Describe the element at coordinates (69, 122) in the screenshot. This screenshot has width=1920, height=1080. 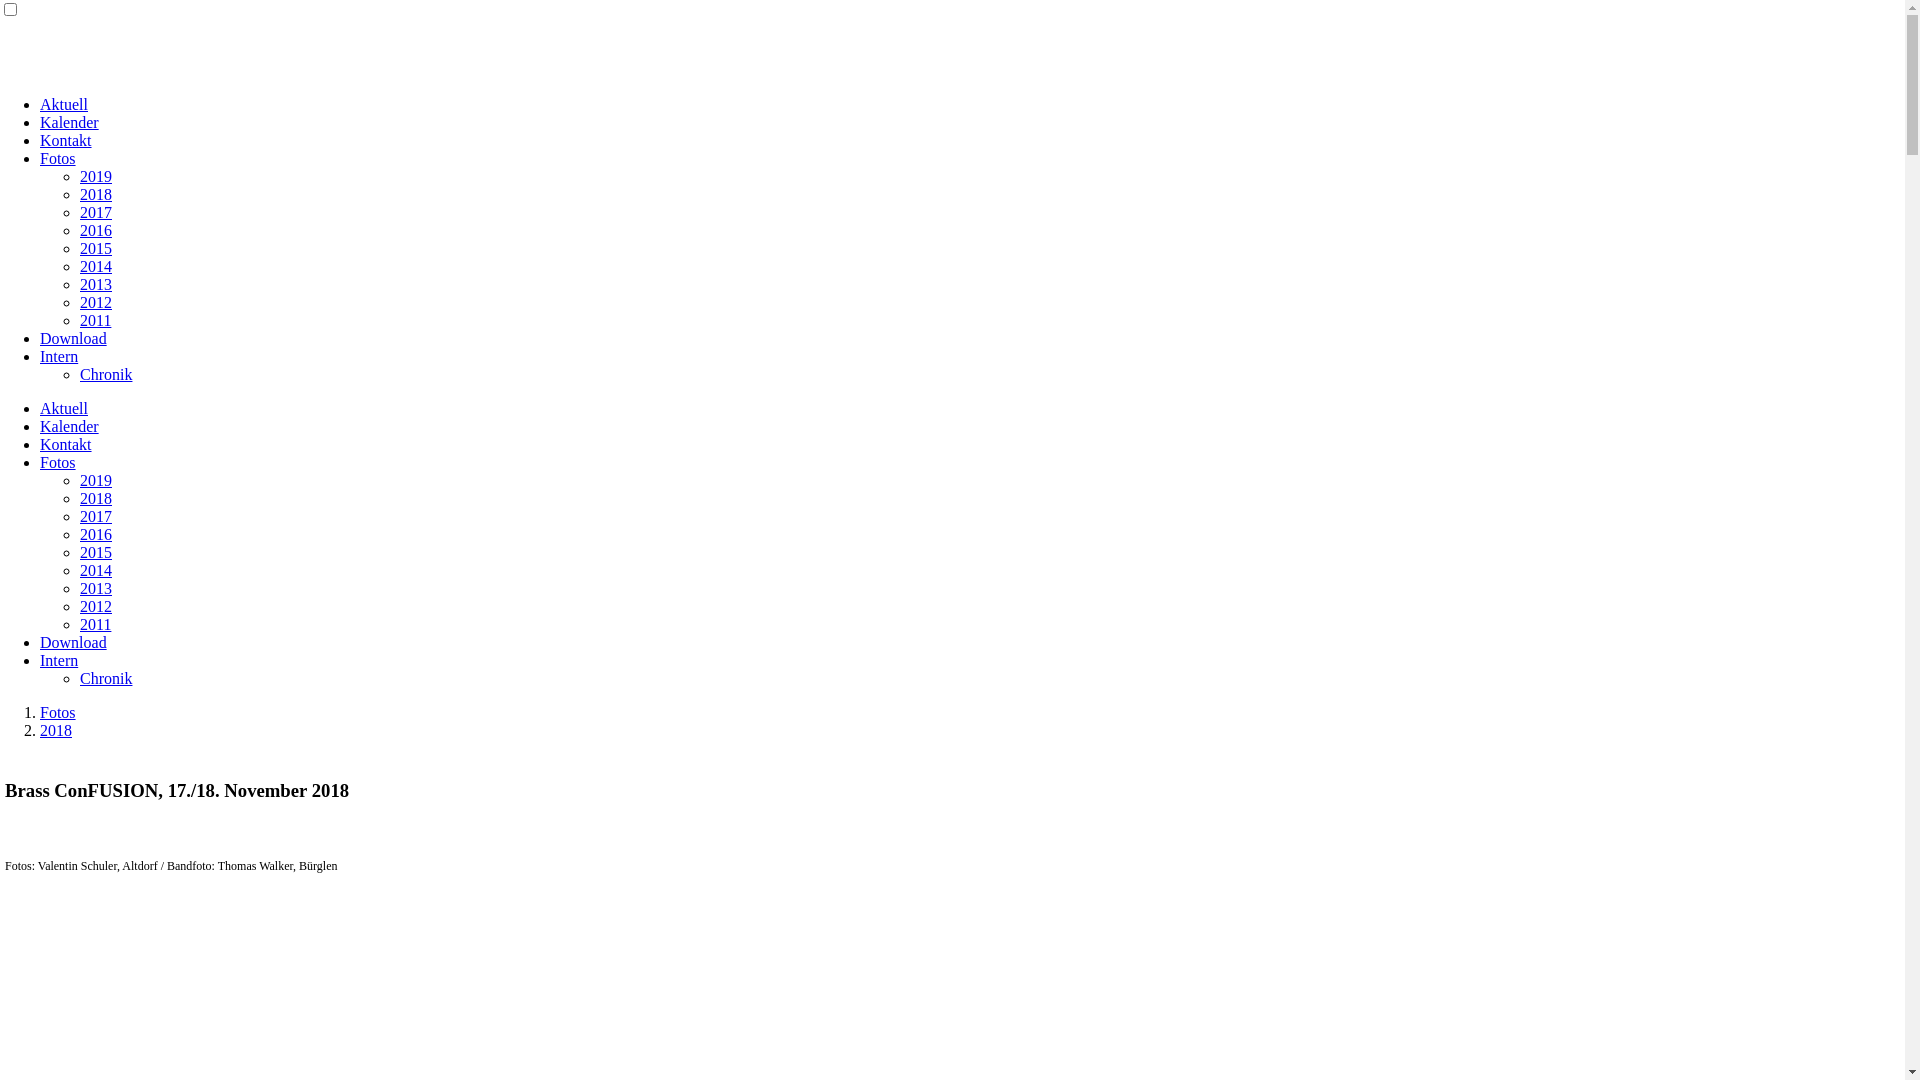
I see `'Kalender'` at that location.